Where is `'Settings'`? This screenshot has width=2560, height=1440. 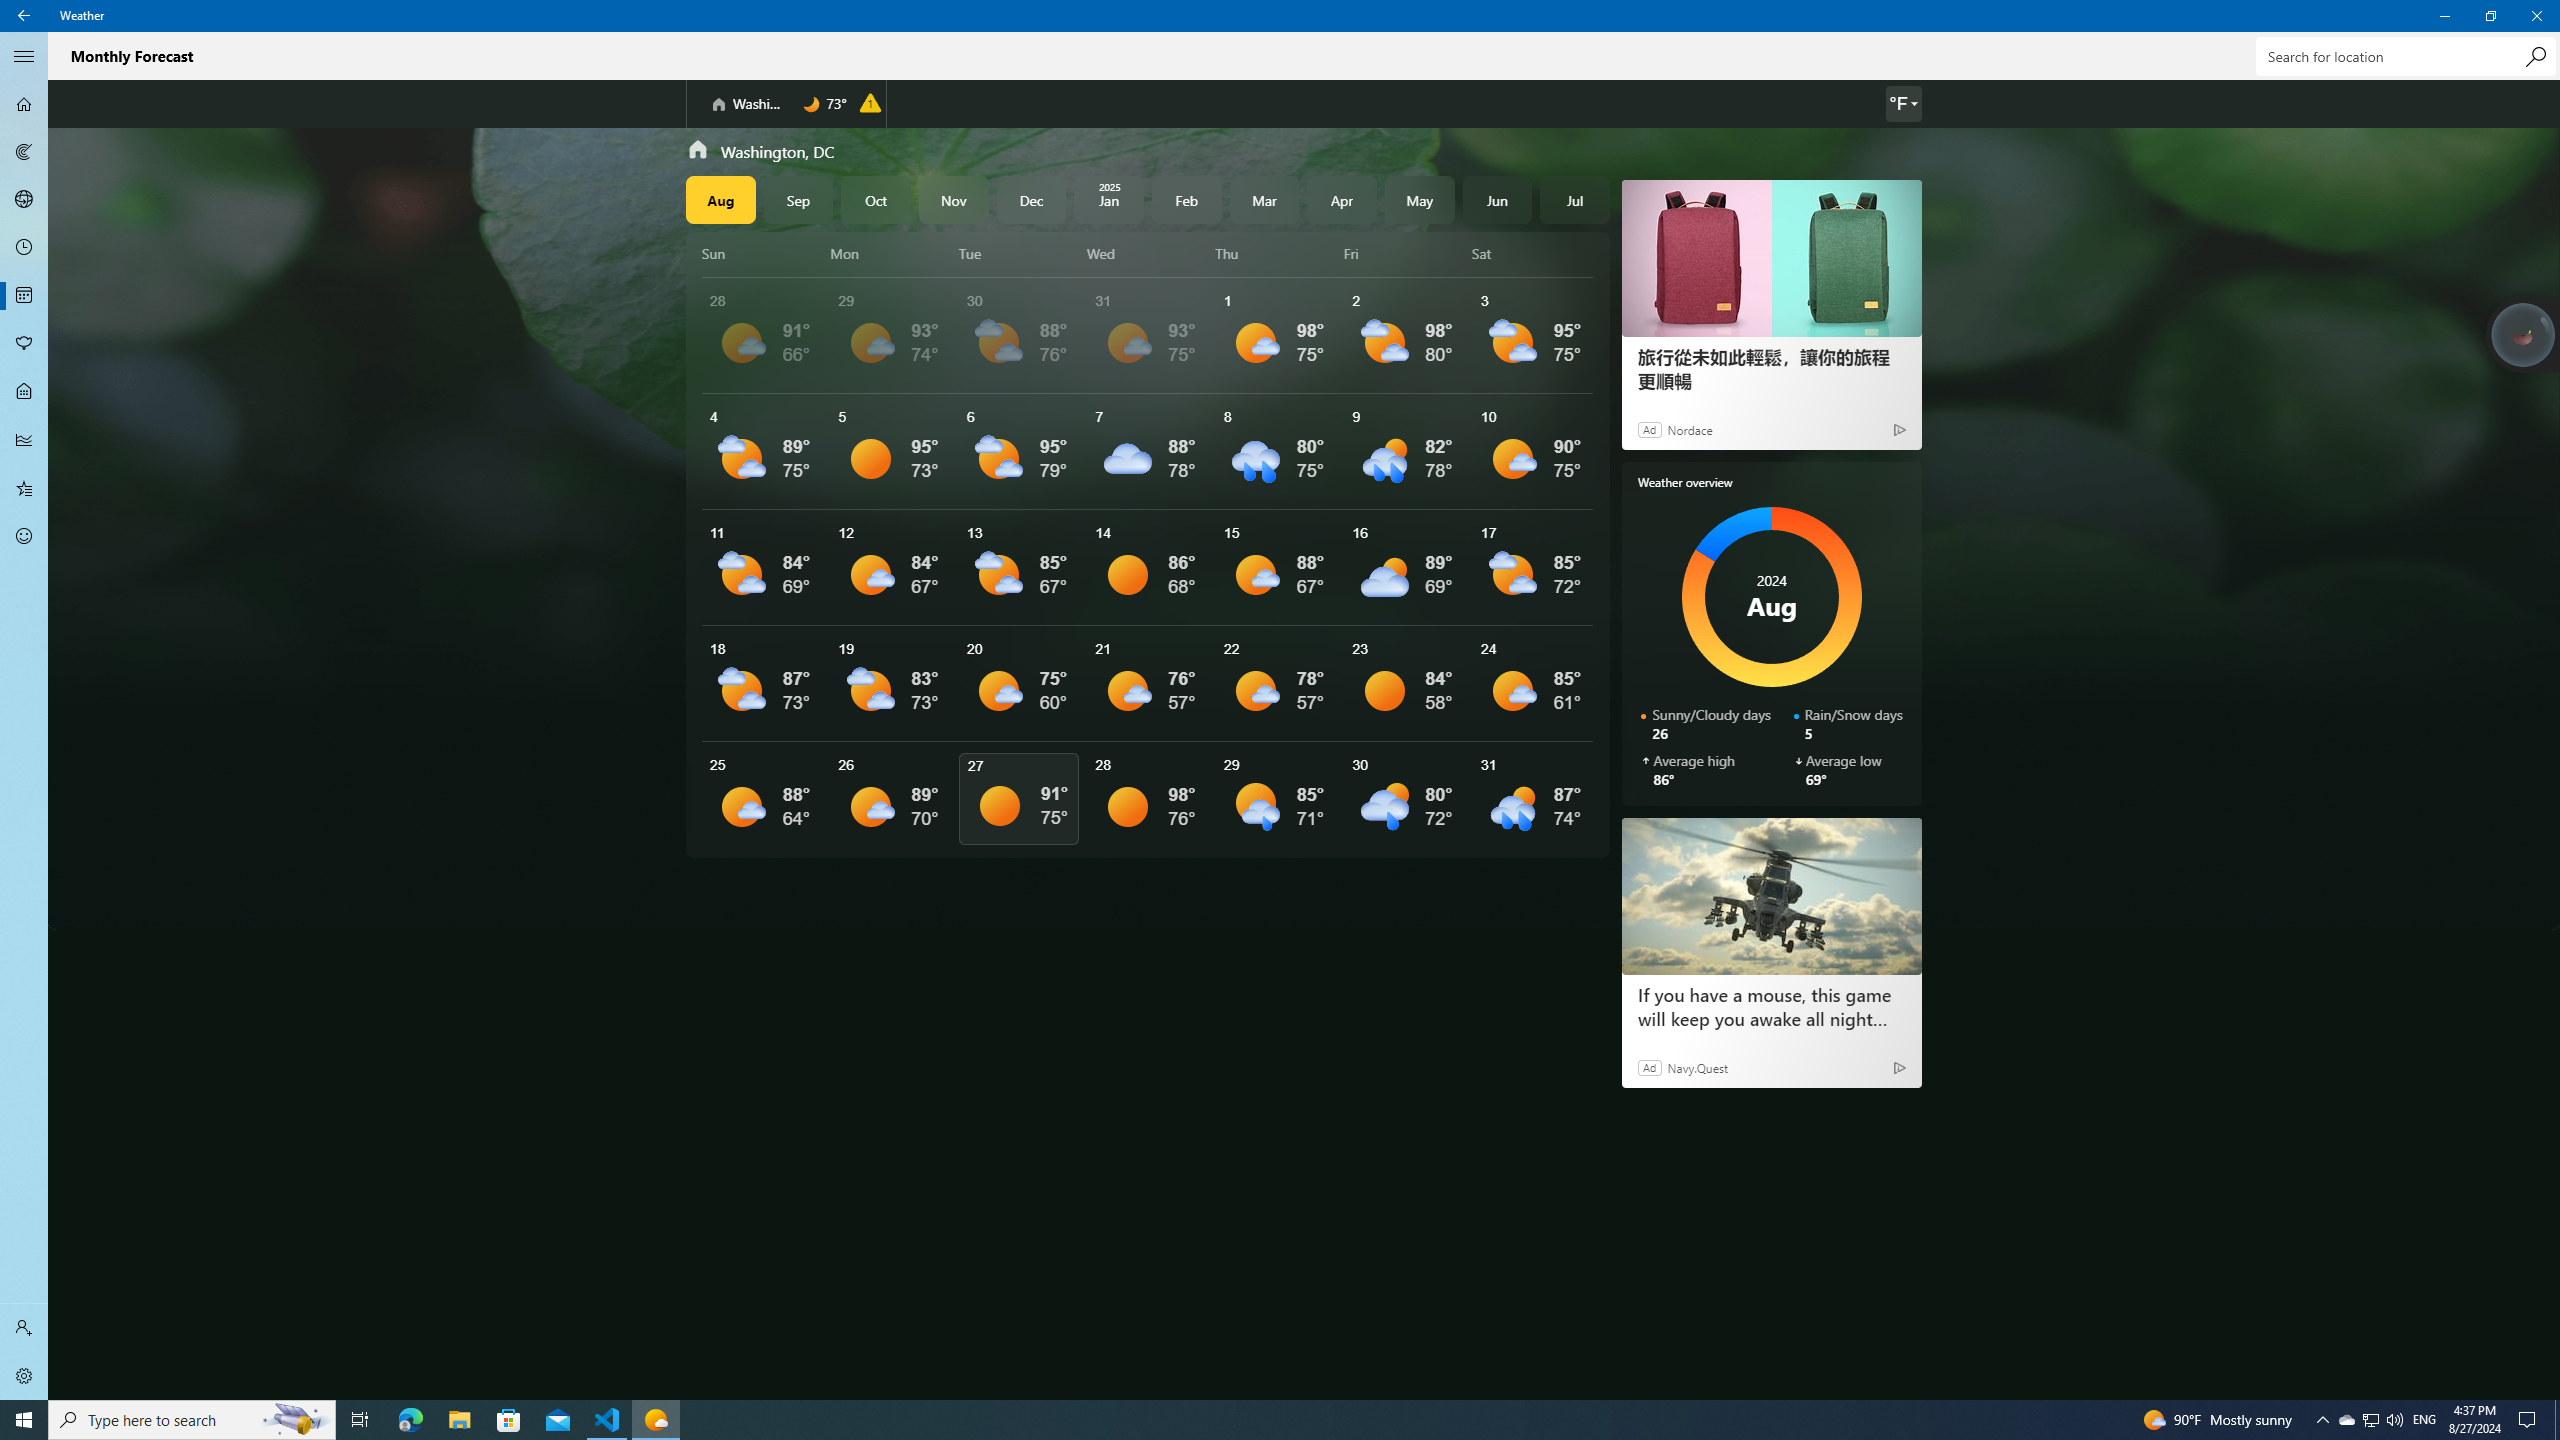
'Settings' is located at coordinates (24, 1374).